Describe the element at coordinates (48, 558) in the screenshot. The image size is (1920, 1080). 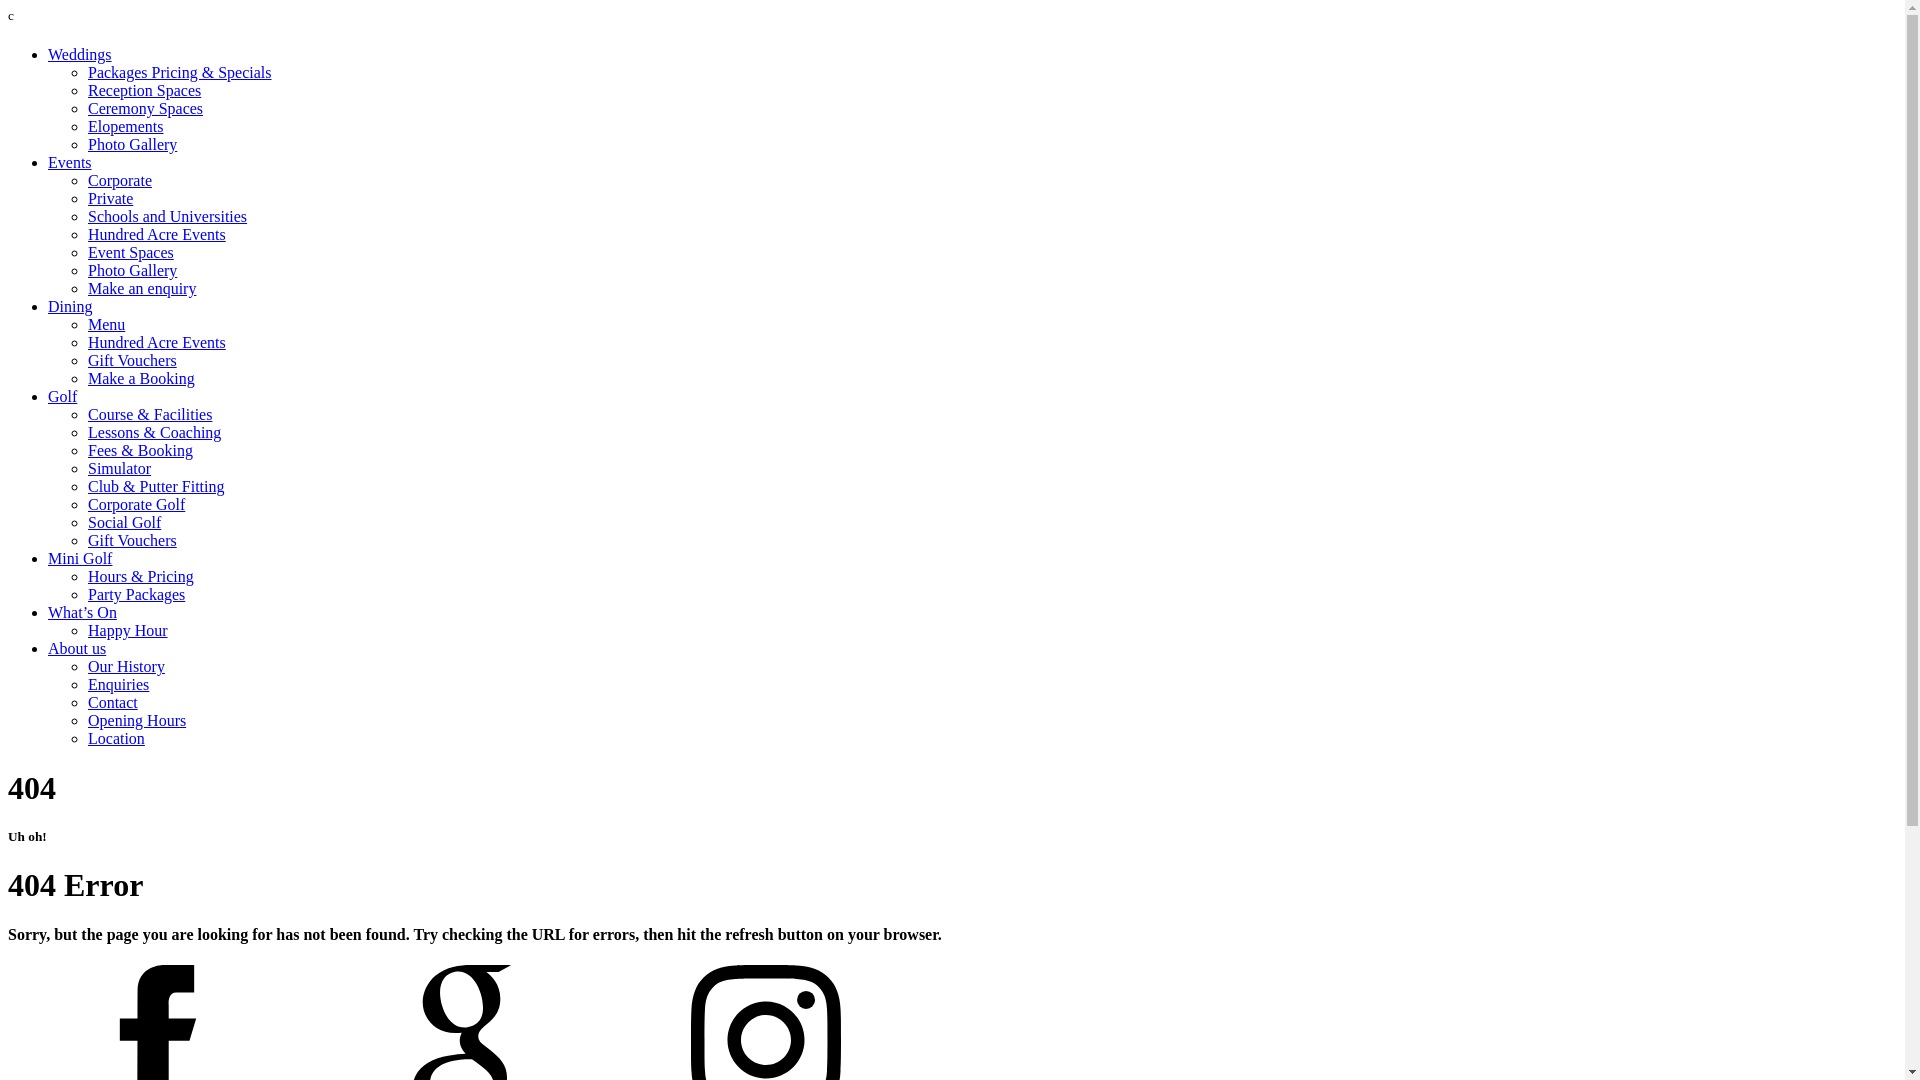
I see `'Mini Golf'` at that location.